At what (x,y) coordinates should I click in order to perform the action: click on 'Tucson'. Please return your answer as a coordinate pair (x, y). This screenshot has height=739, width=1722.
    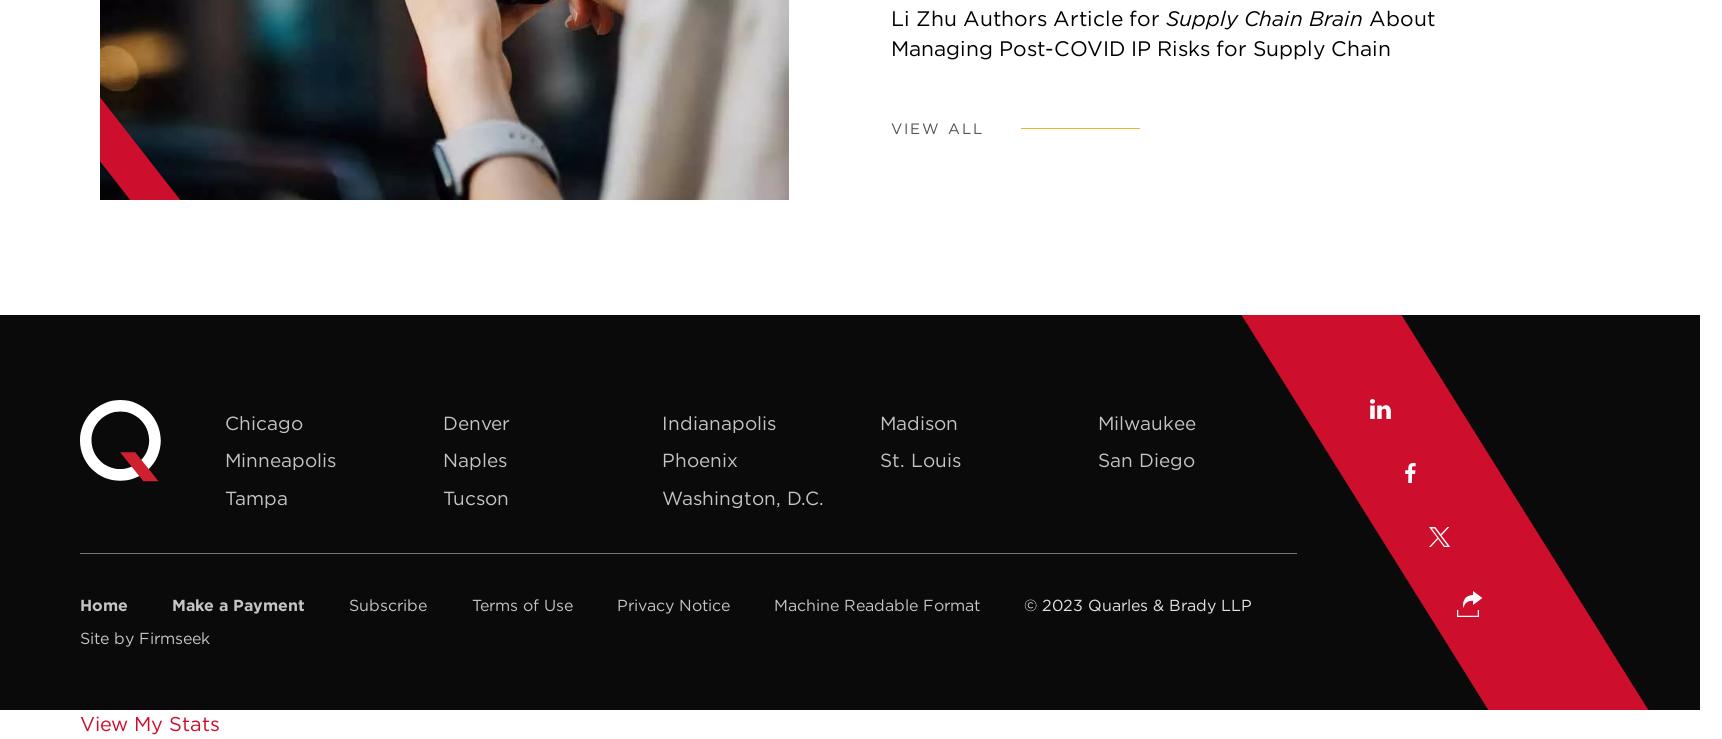
    Looking at the image, I should click on (442, 497).